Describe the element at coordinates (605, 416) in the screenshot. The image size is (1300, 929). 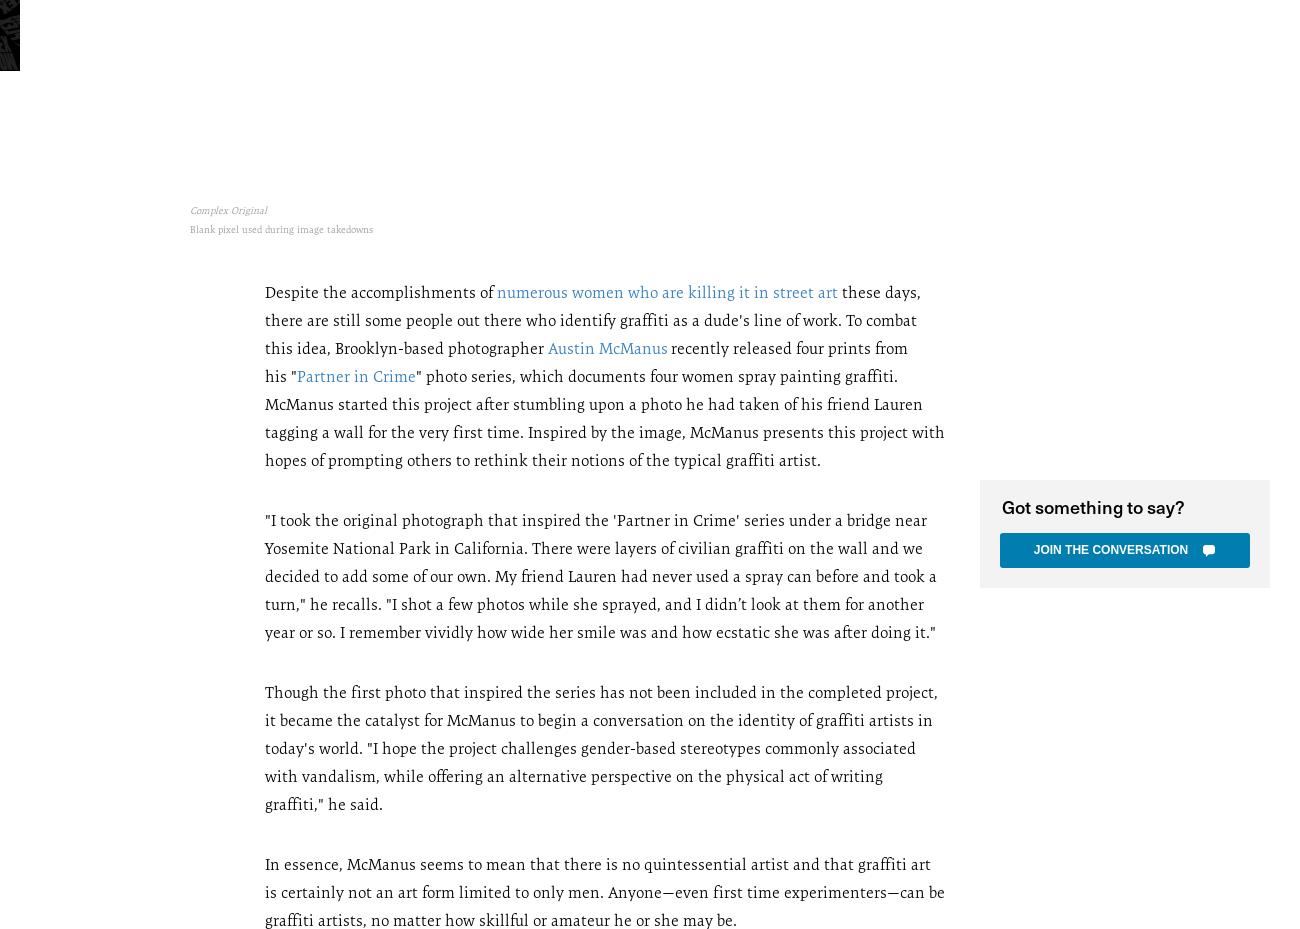
I see `'" photo series, which documents four women spray painting graffiti. McManus started this project after stumbling upon a photo he had taken of his friend Lauren tagging a wall for the very first time. Inspired by the image, McManus presents this project with hopes of prompting others to rethink their notions of the typical graffiti artist.'` at that location.